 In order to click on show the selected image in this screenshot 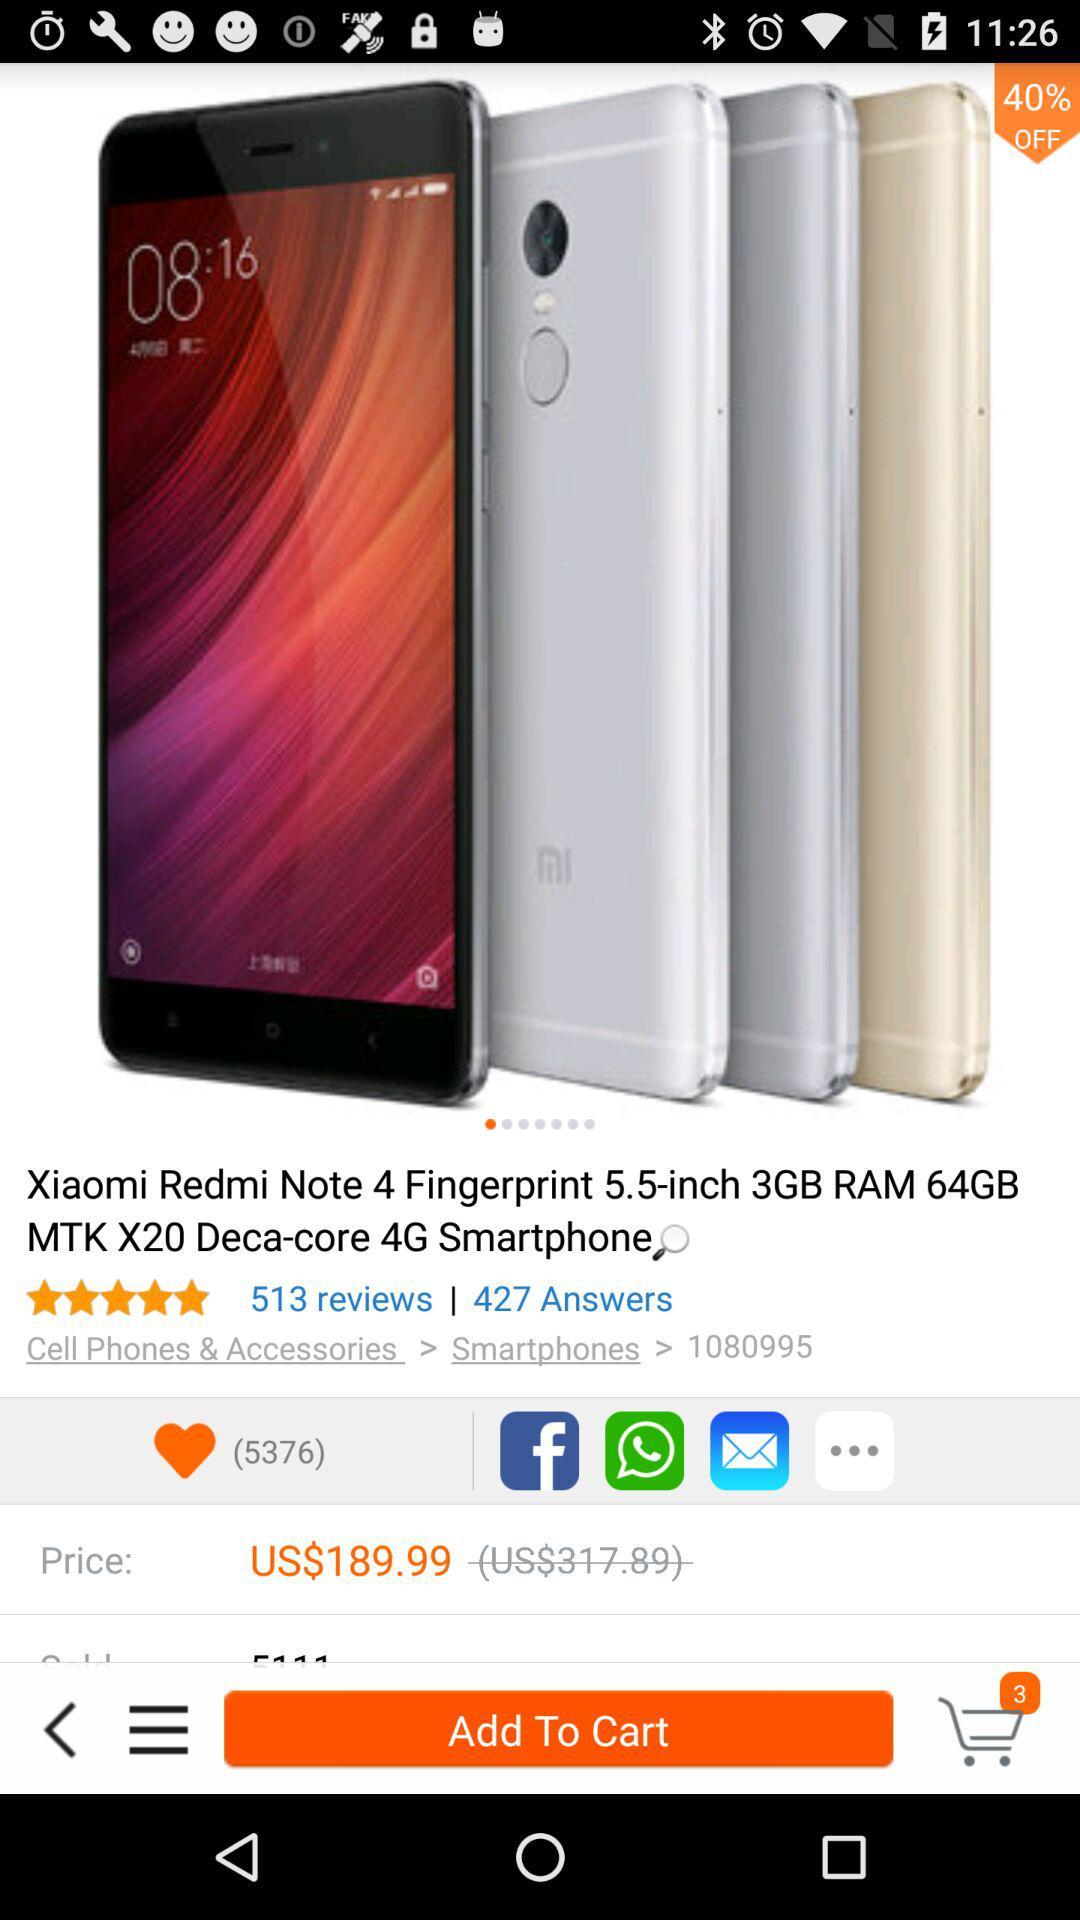, I will do `click(540, 1124)`.